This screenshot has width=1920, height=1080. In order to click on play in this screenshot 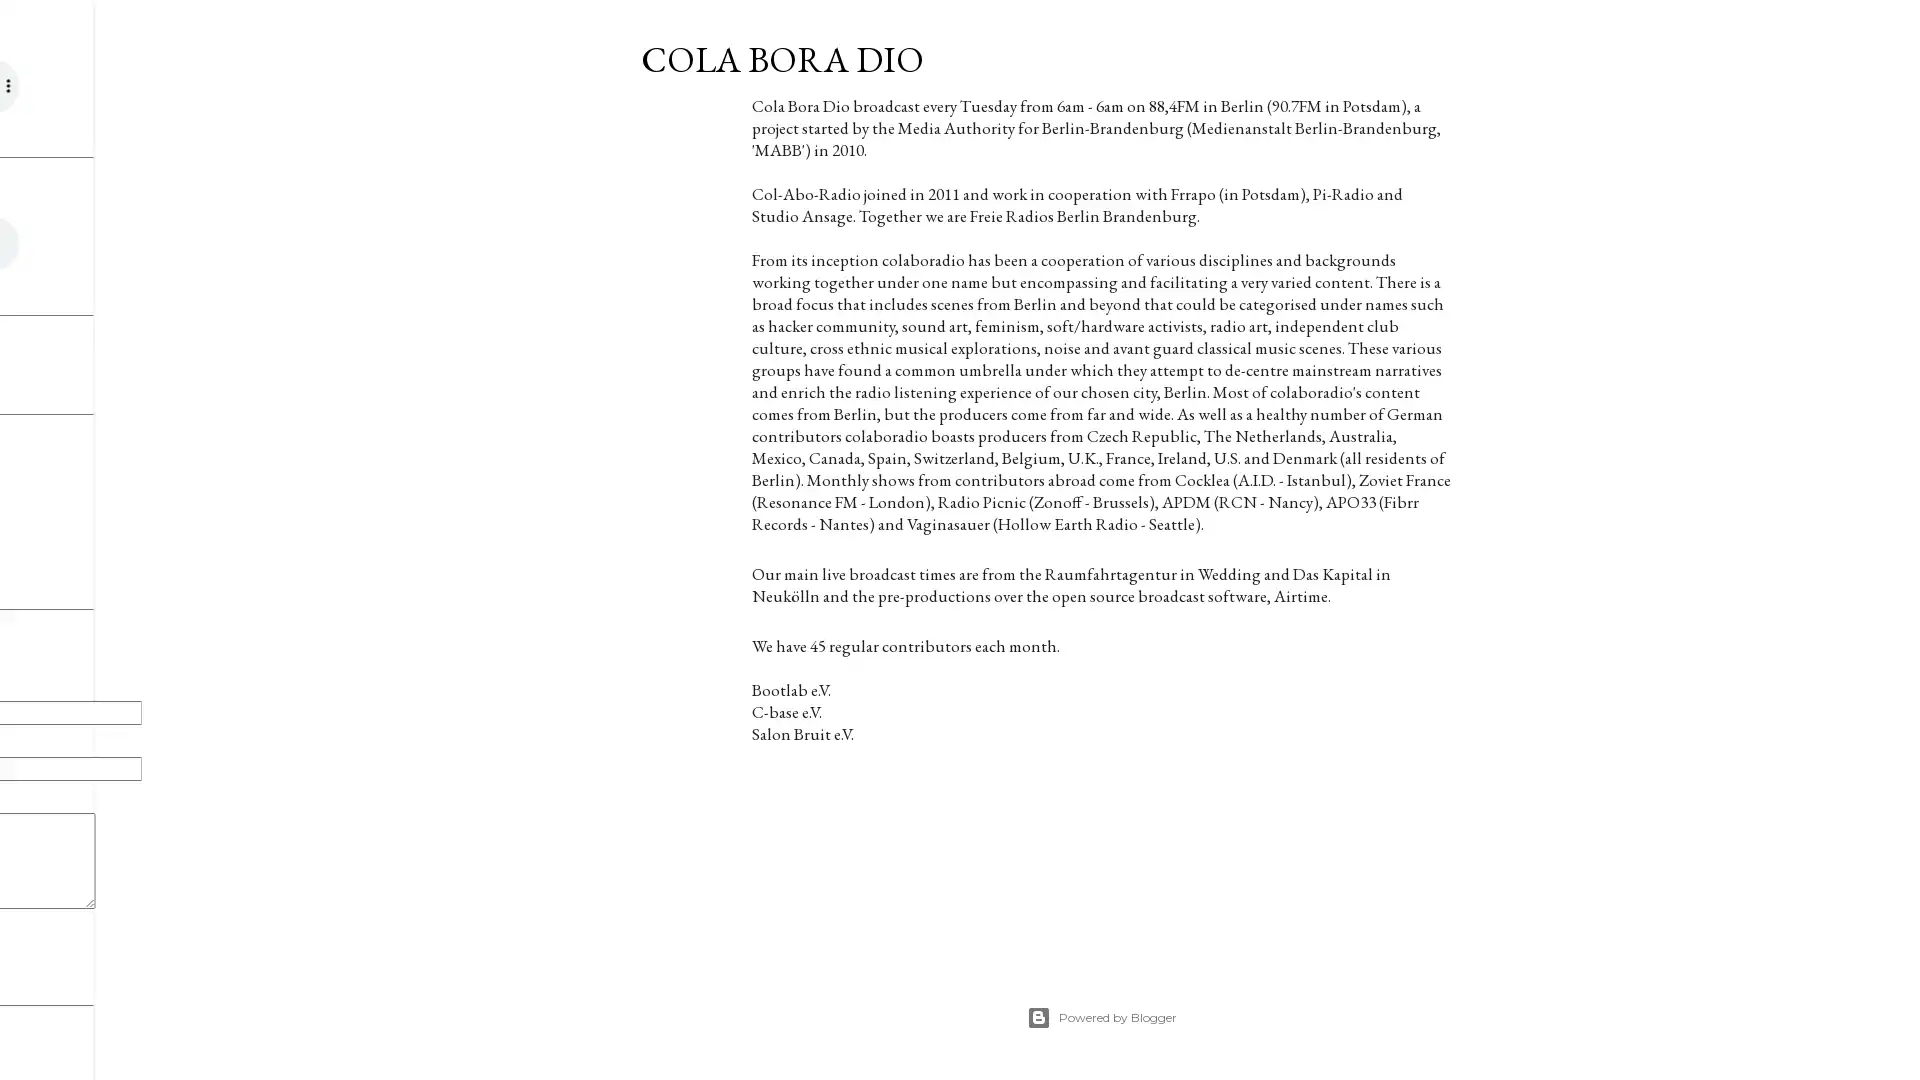, I will do `click(66, 84)`.